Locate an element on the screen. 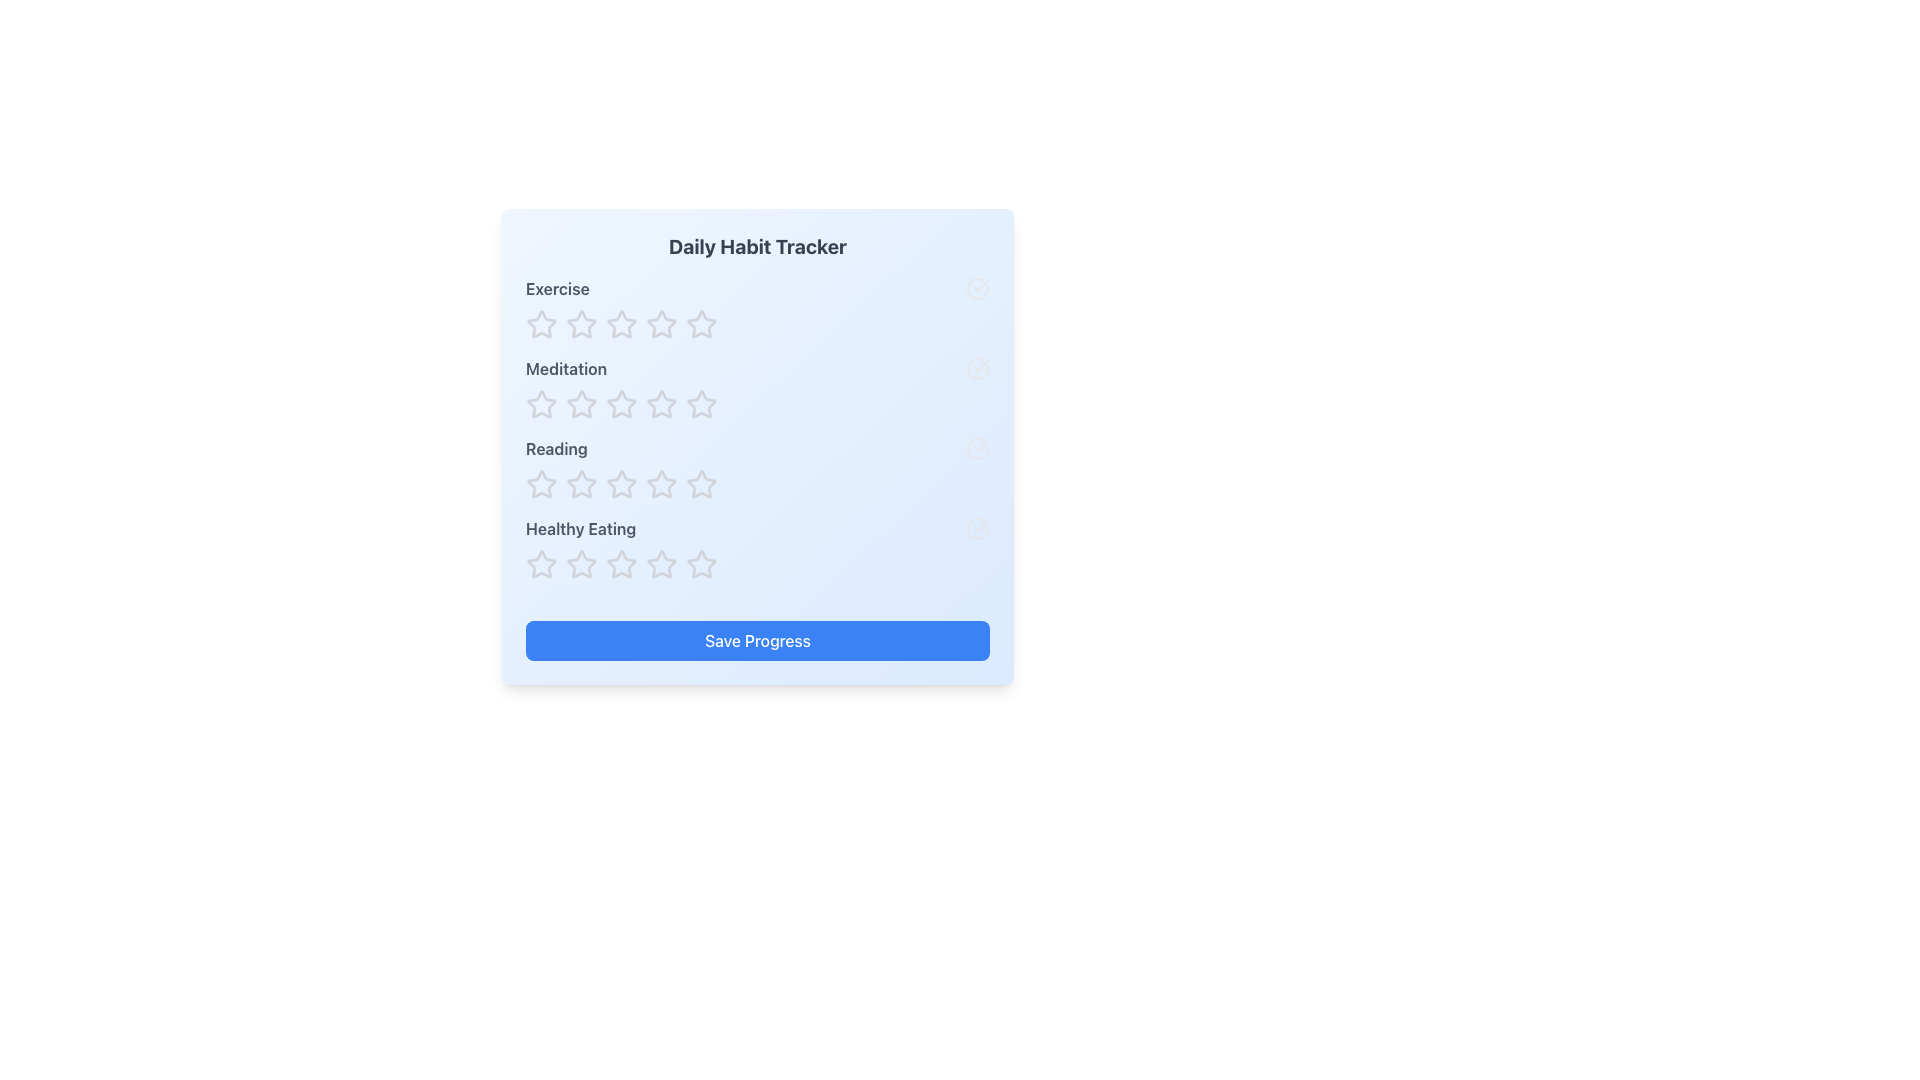 The width and height of the screenshot is (1920, 1080). the second star in the horizontal row of stars for rating the 'Exercise' activity under the 'Daily Habit Tracker' title is located at coordinates (700, 323).